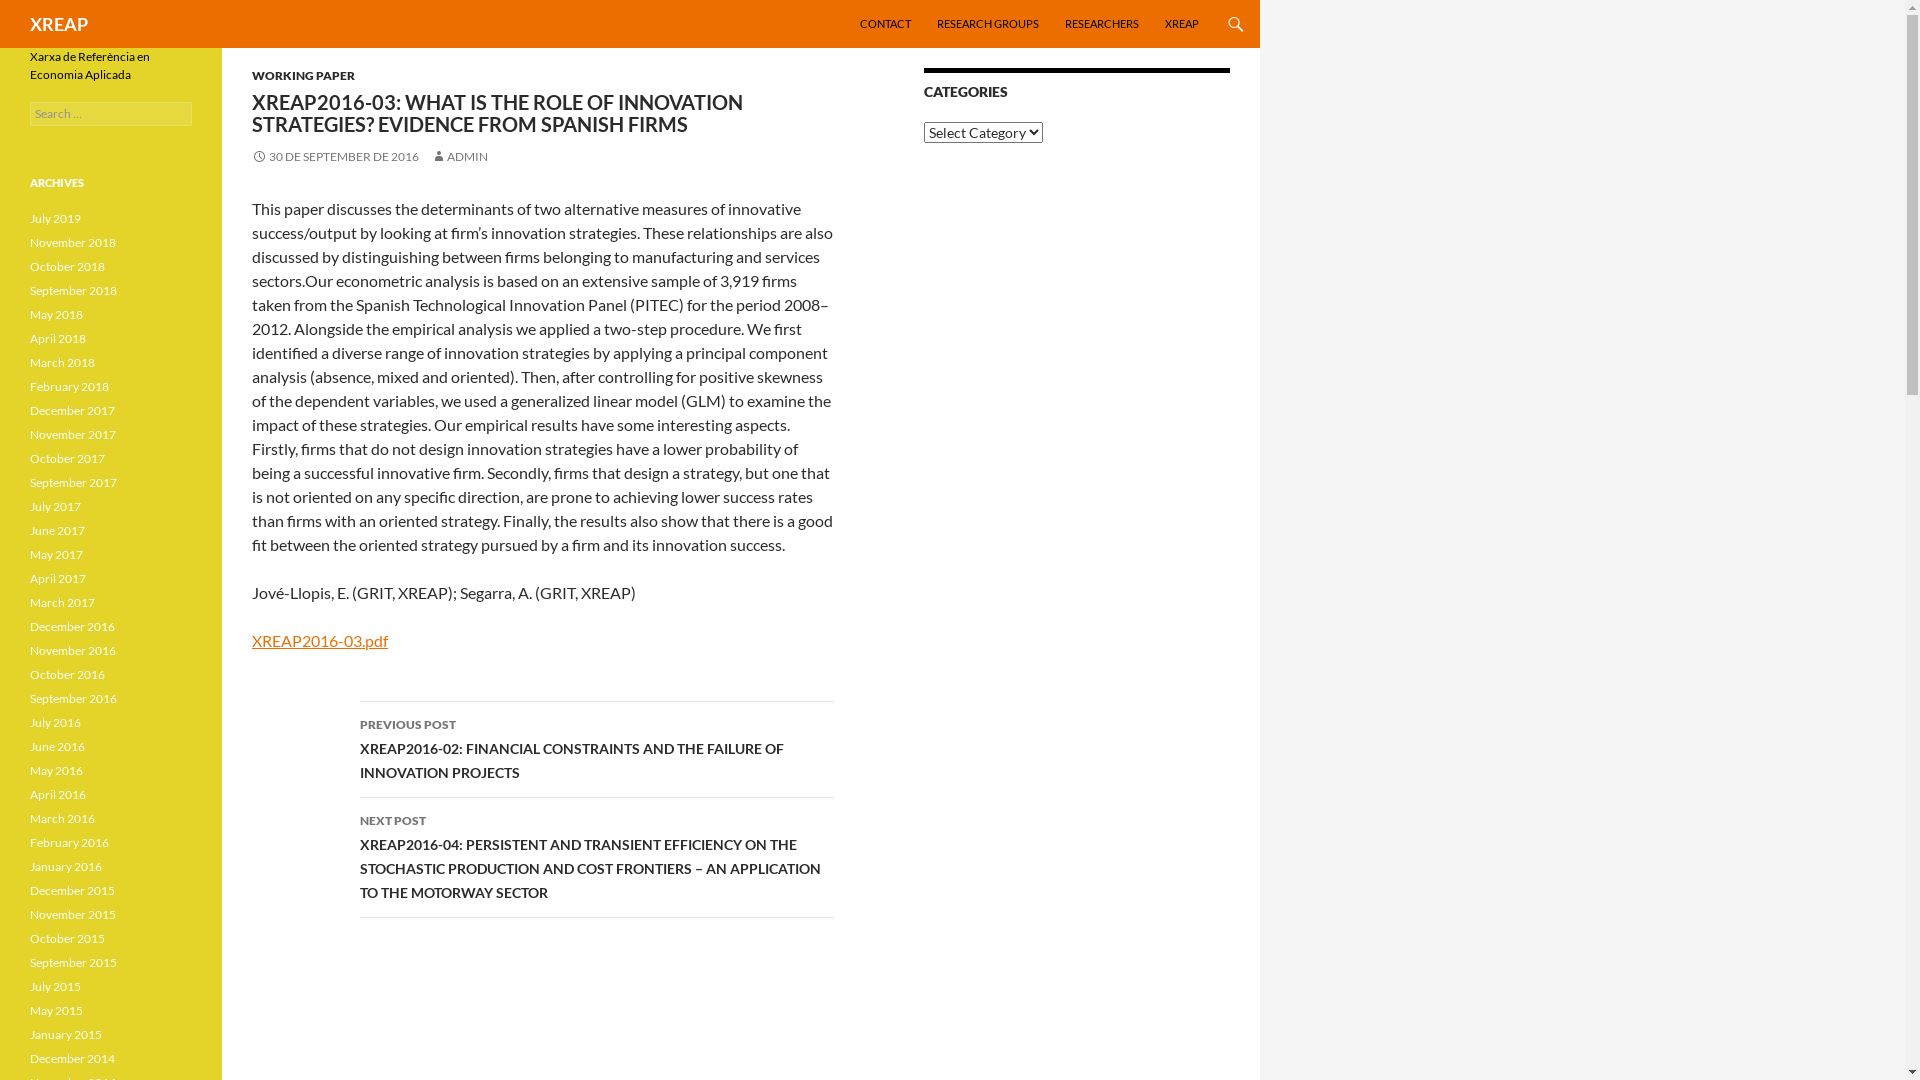 The height and width of the screenshot is (1080, 1920). Describe the element at coordinates (55, 505) in the screenshot. I see `'July 2017'` at that location.